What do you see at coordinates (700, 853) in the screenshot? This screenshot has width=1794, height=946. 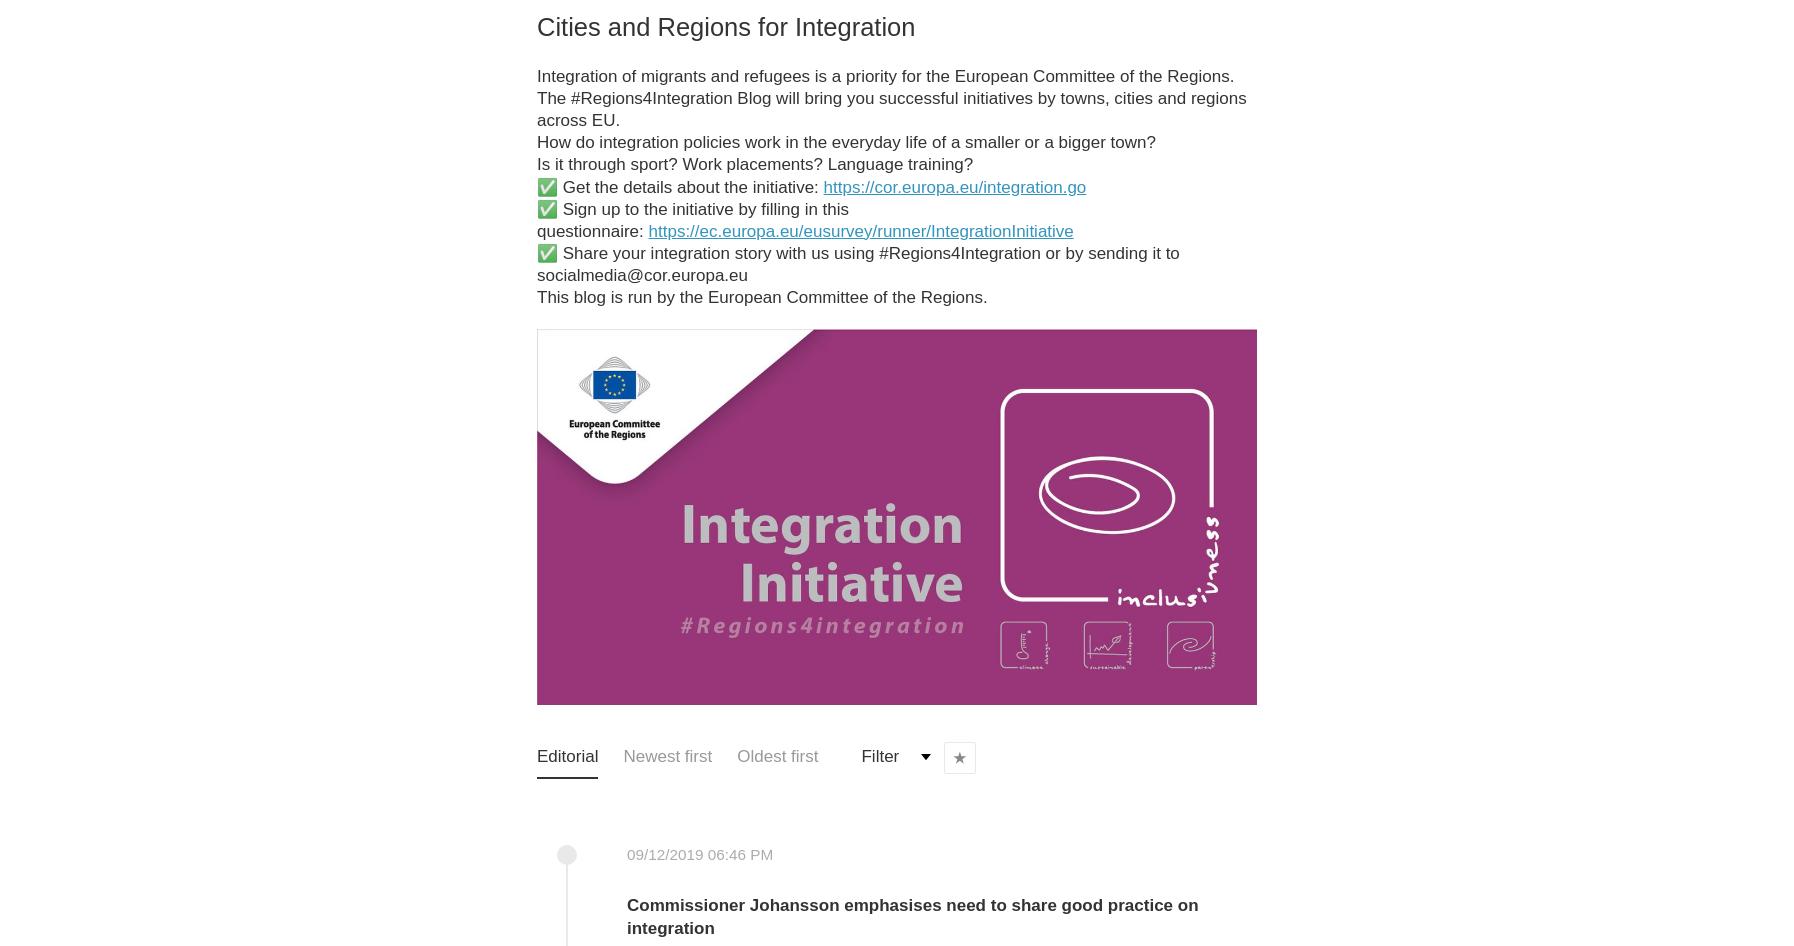 I see `'09/12/2019 06:46 PM'` at bounding box center [700, 853].